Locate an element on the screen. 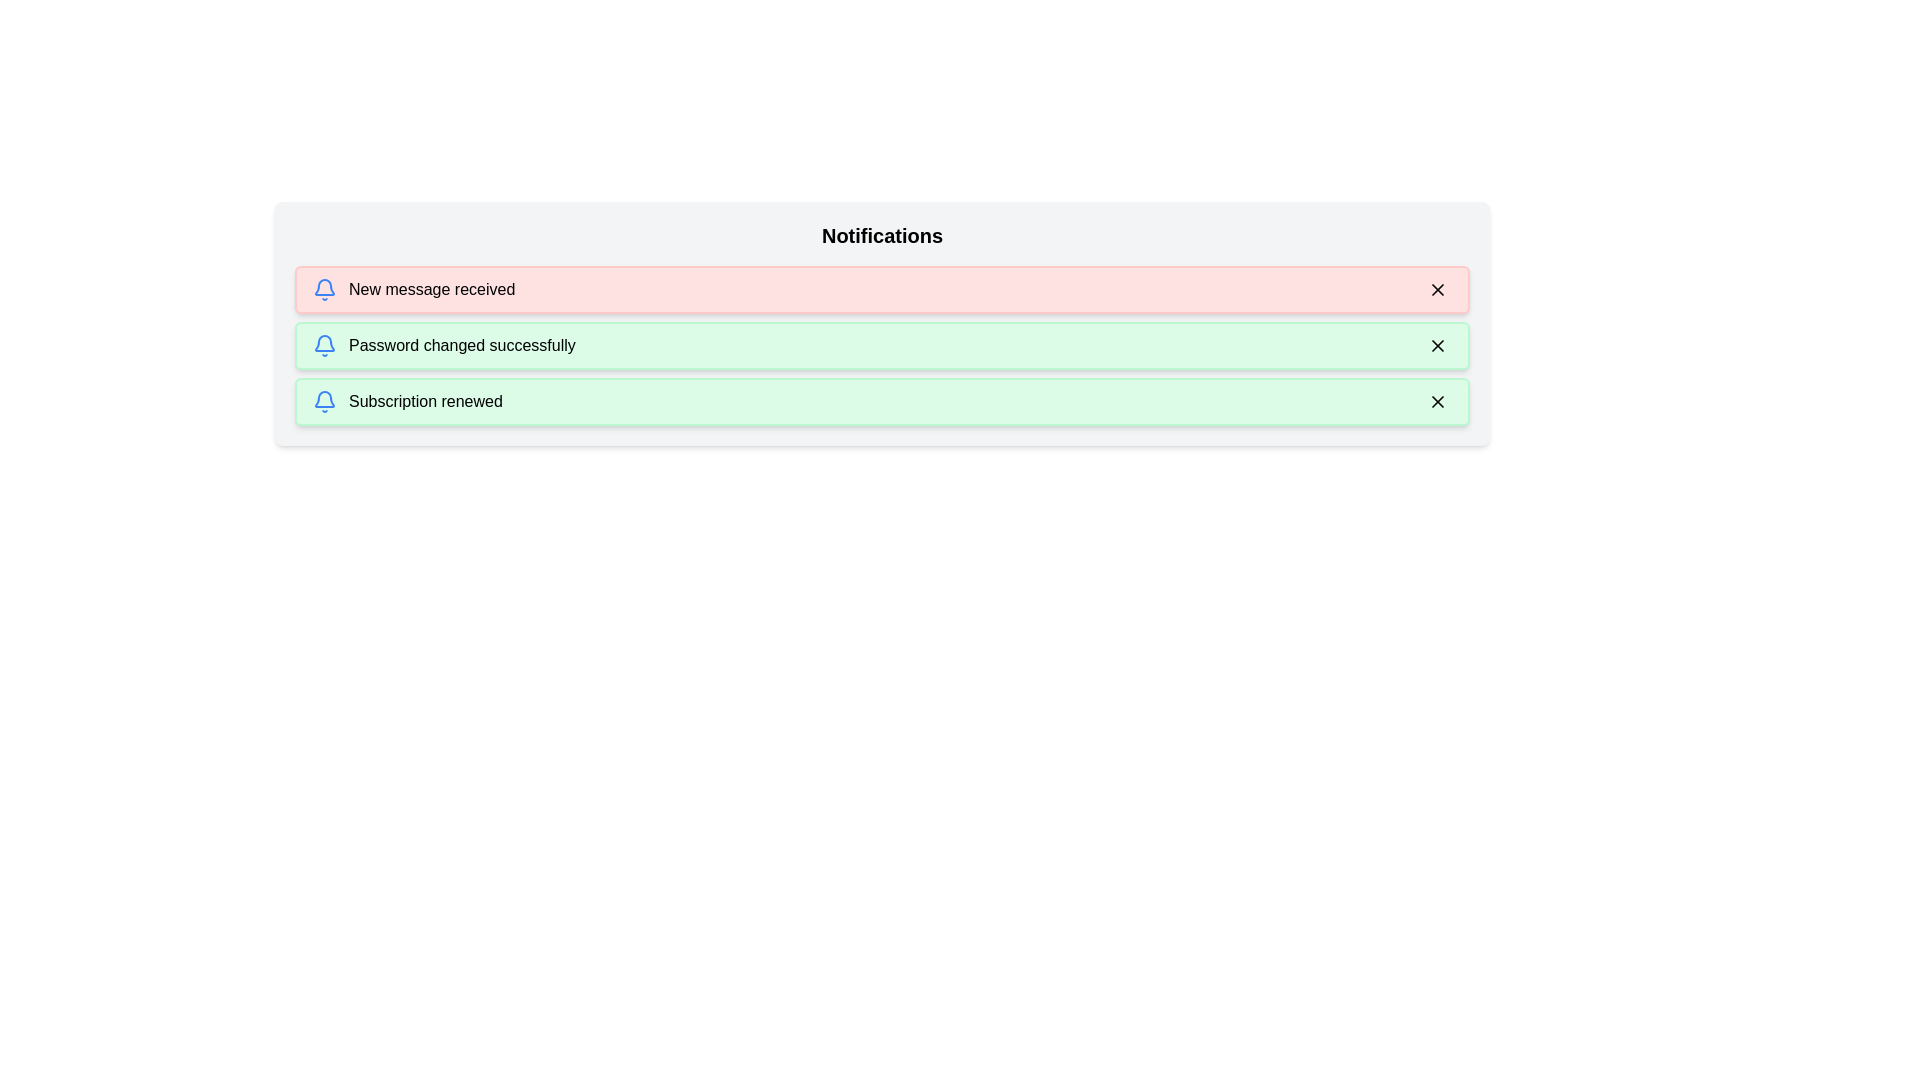 This screenshot has width=1920, height=1080. the Notification item displaying the bell icon and the text 'New message received', which is the first item is located at coordinates (413, 289).